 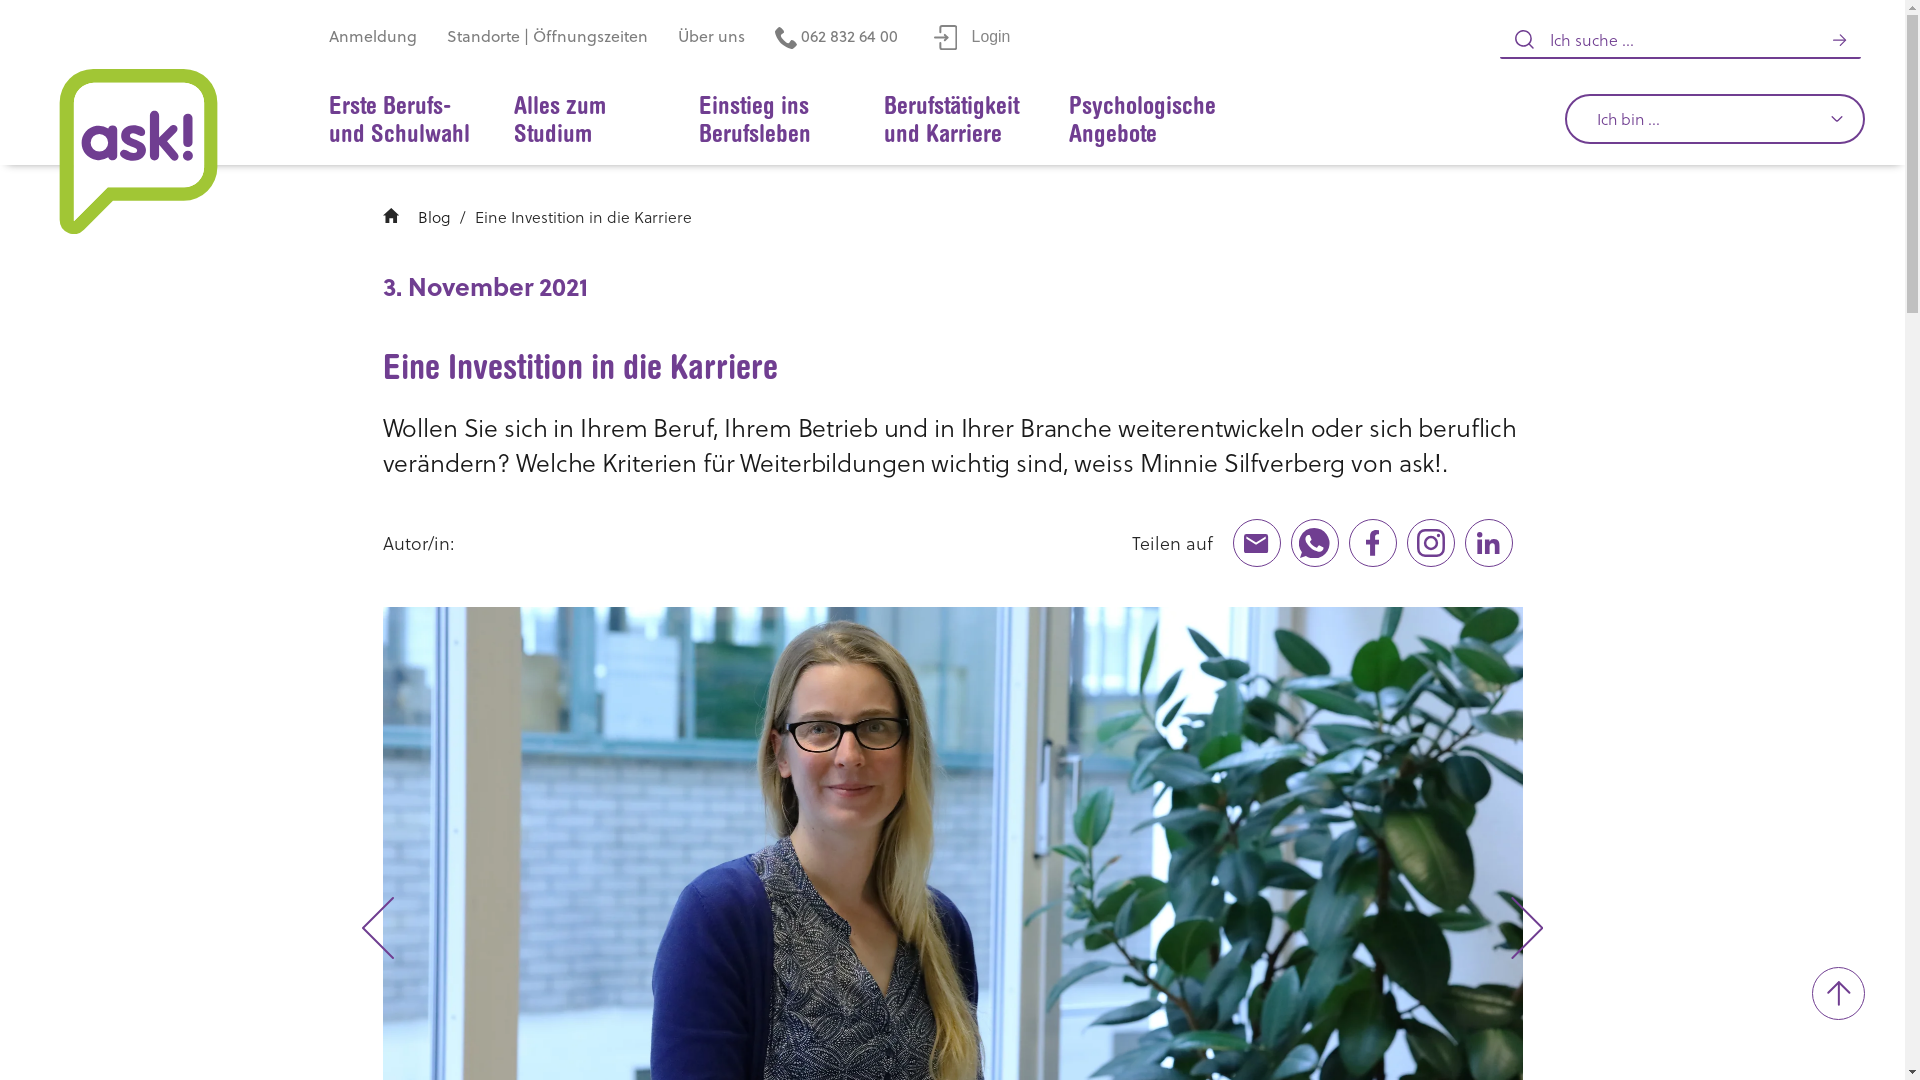 I want to click on 'Login', so click(x=972, y=36).